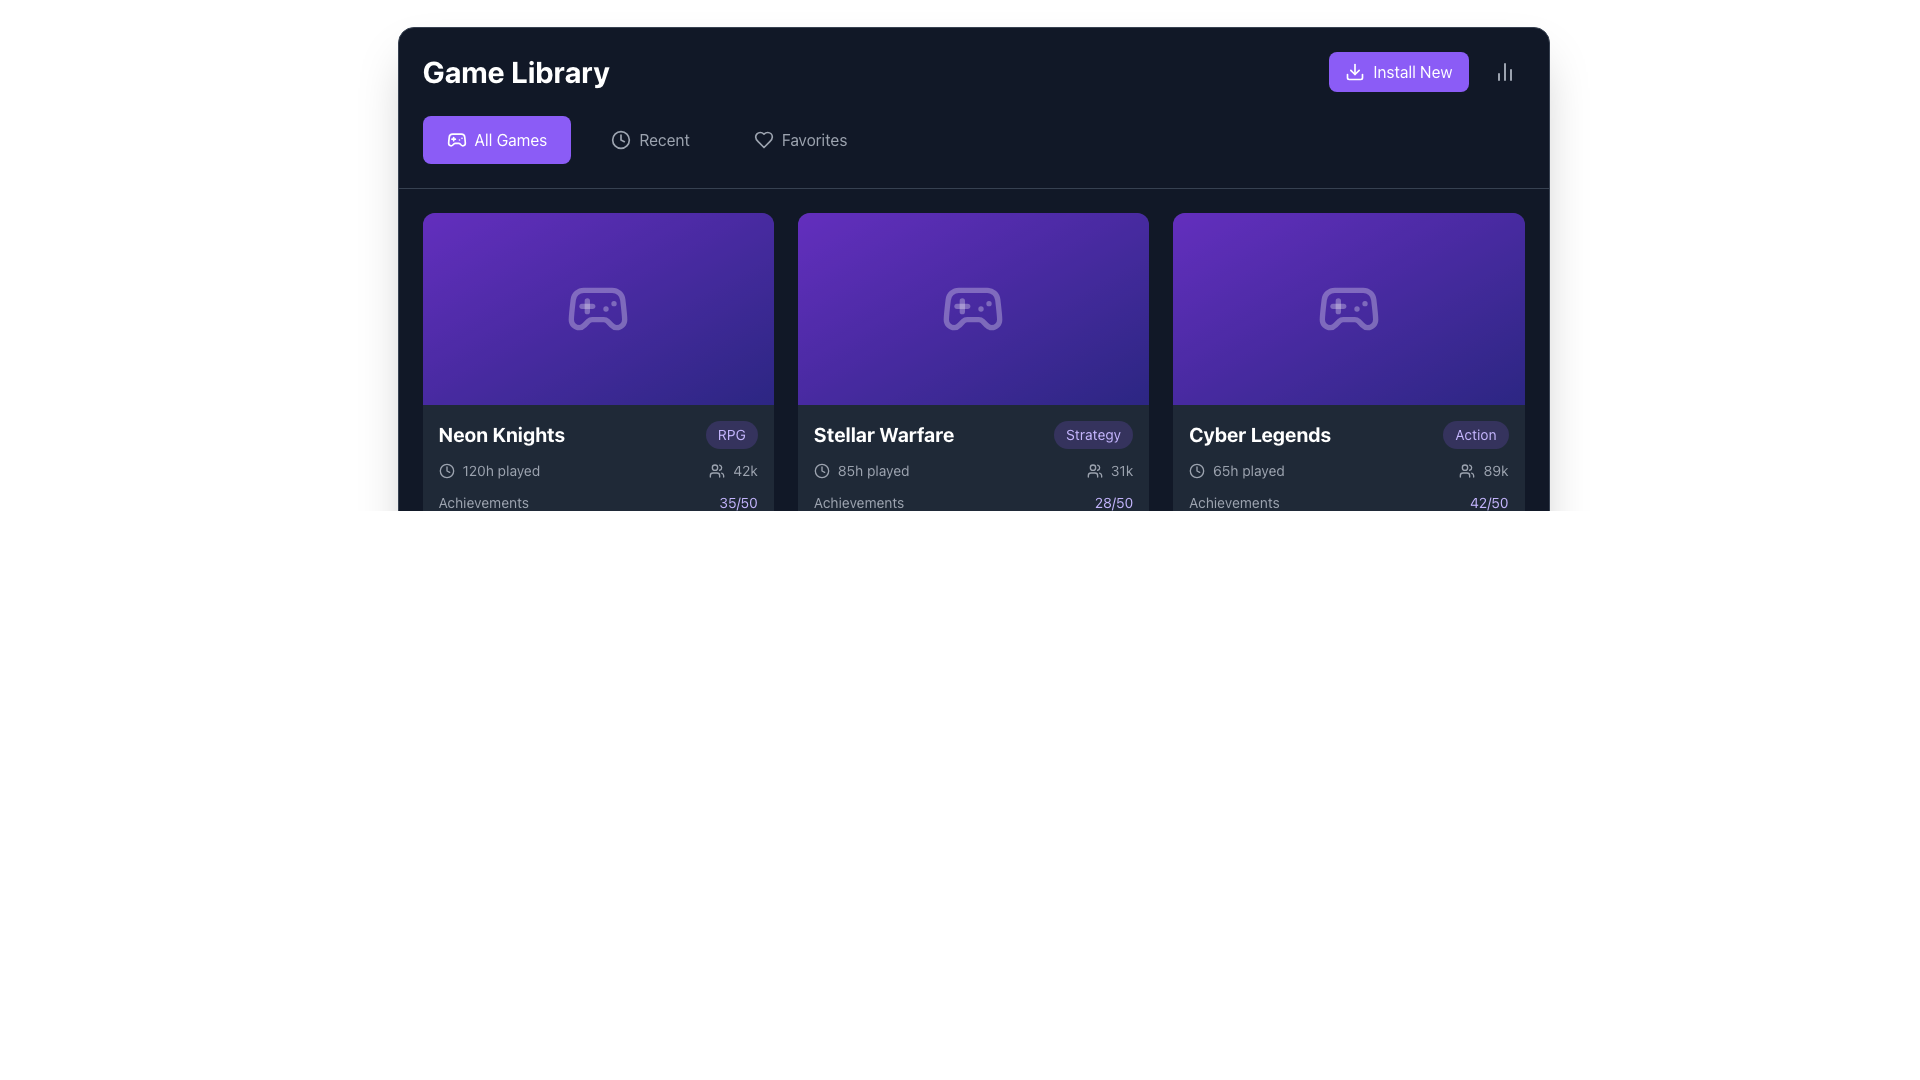 This screenshot has height=1080, width=1920. Describe the element at coordinates (861, 470) in the screenshot. I see `the displayed cumulative hours spent playing the game located in the central column under the 'Stellar Warfare' card, below the card title and to the left of the '31k' text` at that location.